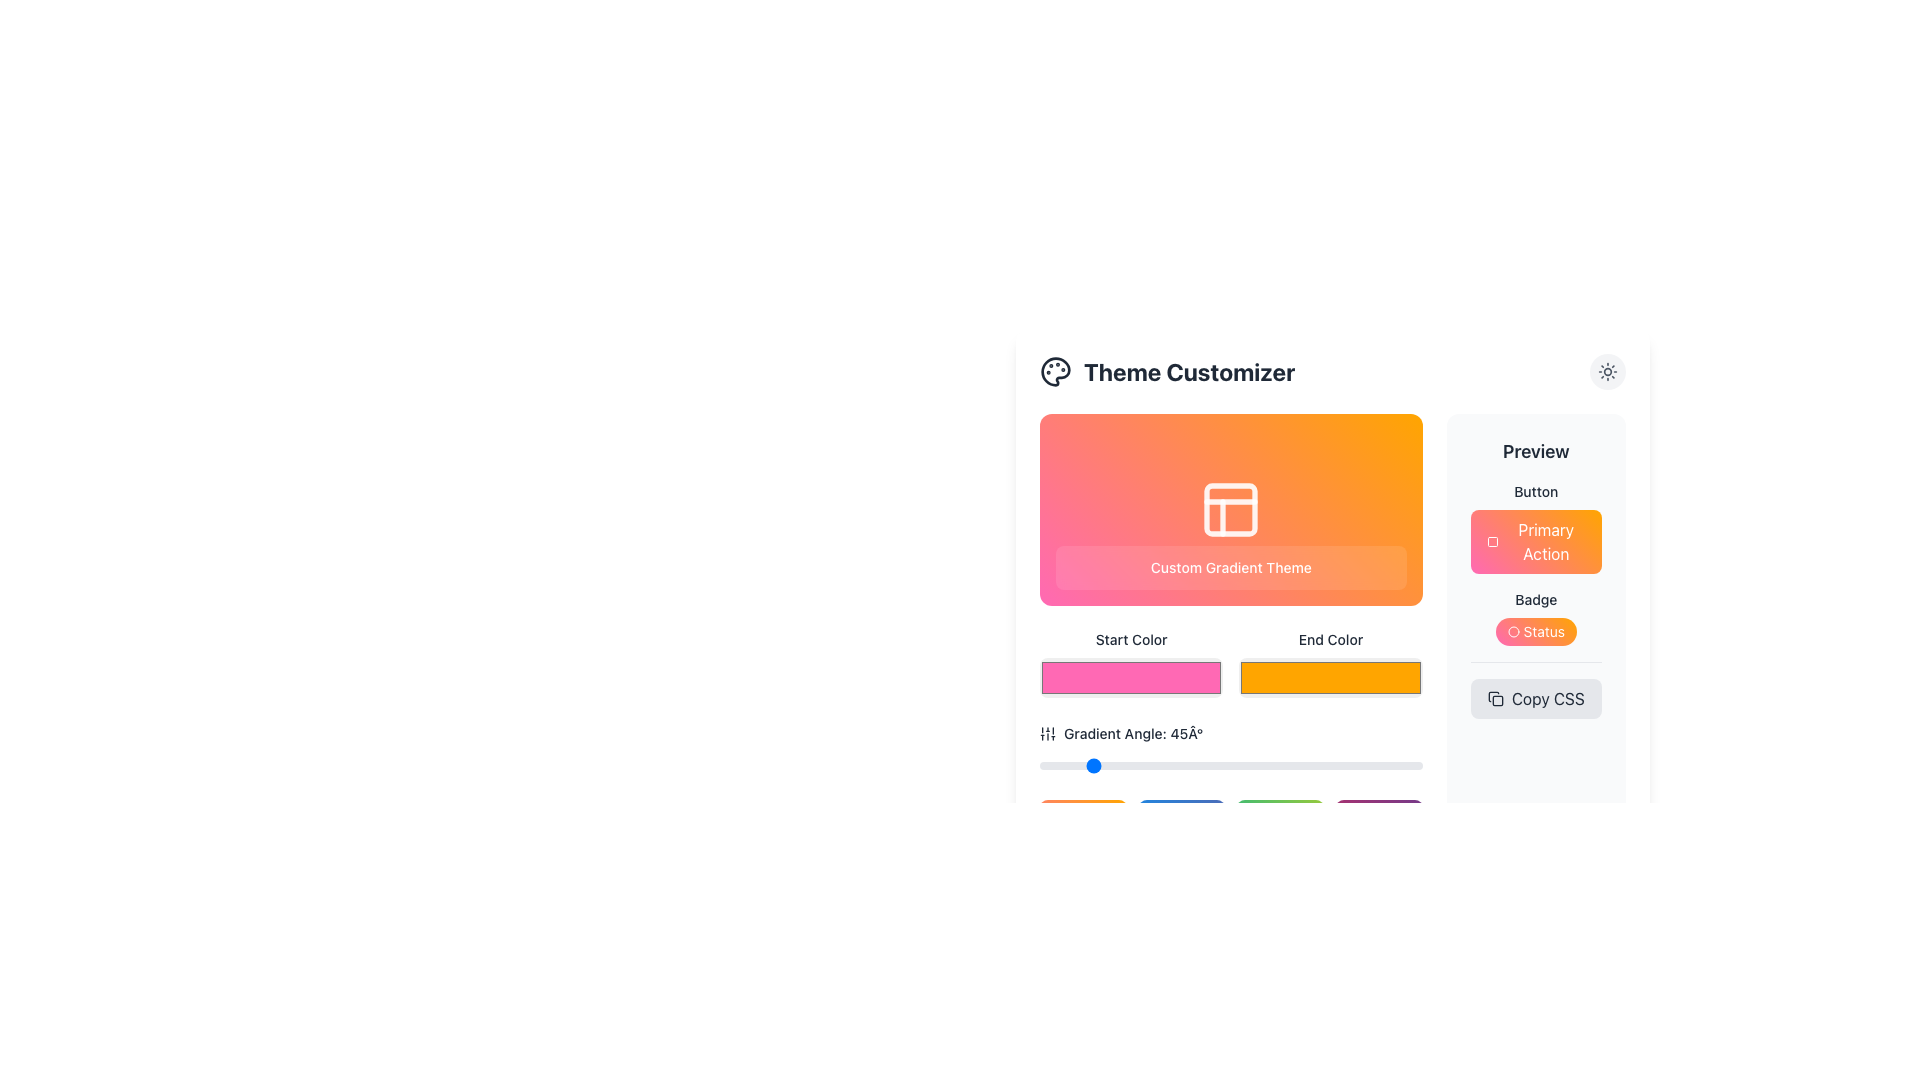  I want to click on the 'Copy CSS' button with a light gray background, so click(1535, 697).